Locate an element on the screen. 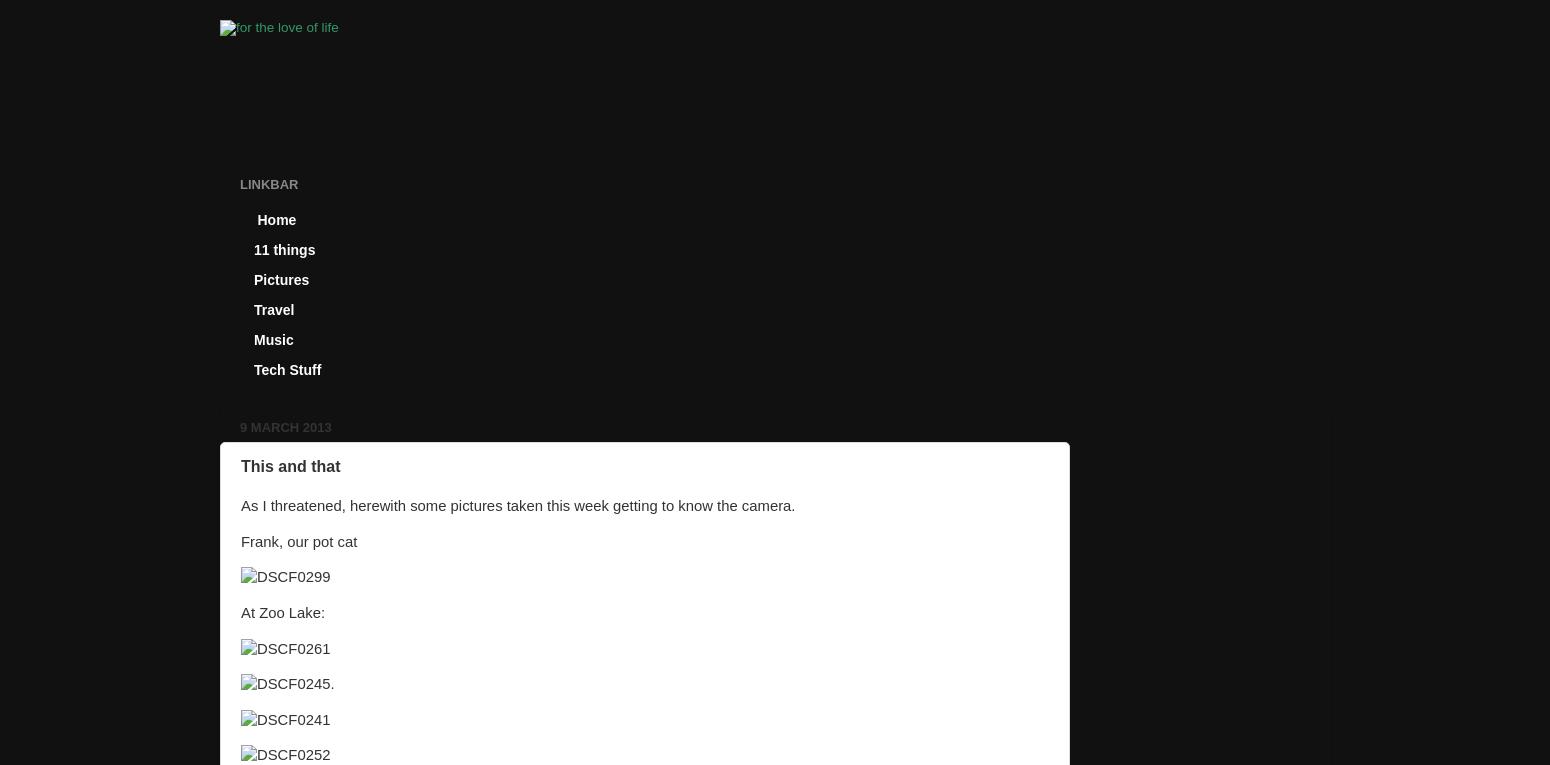 This screenshot has width=1550, height=765. 'As I threatened, herewith some pictures taken this week getting to know the camera.' is located at coordinates (517, 505).